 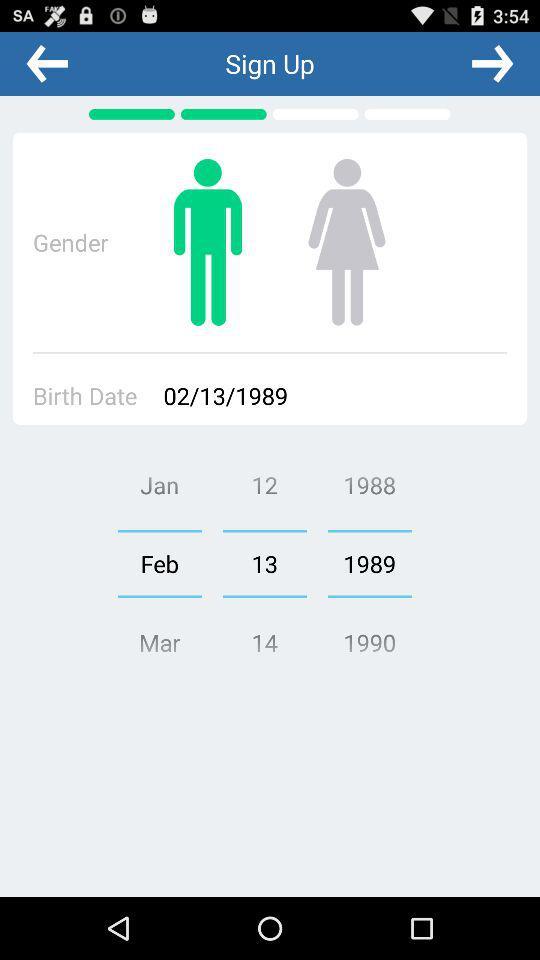 What do you see at coordinates (158, 563) in the screenshot?
I see `icon below the birth date` at bounding box center [158, 563].